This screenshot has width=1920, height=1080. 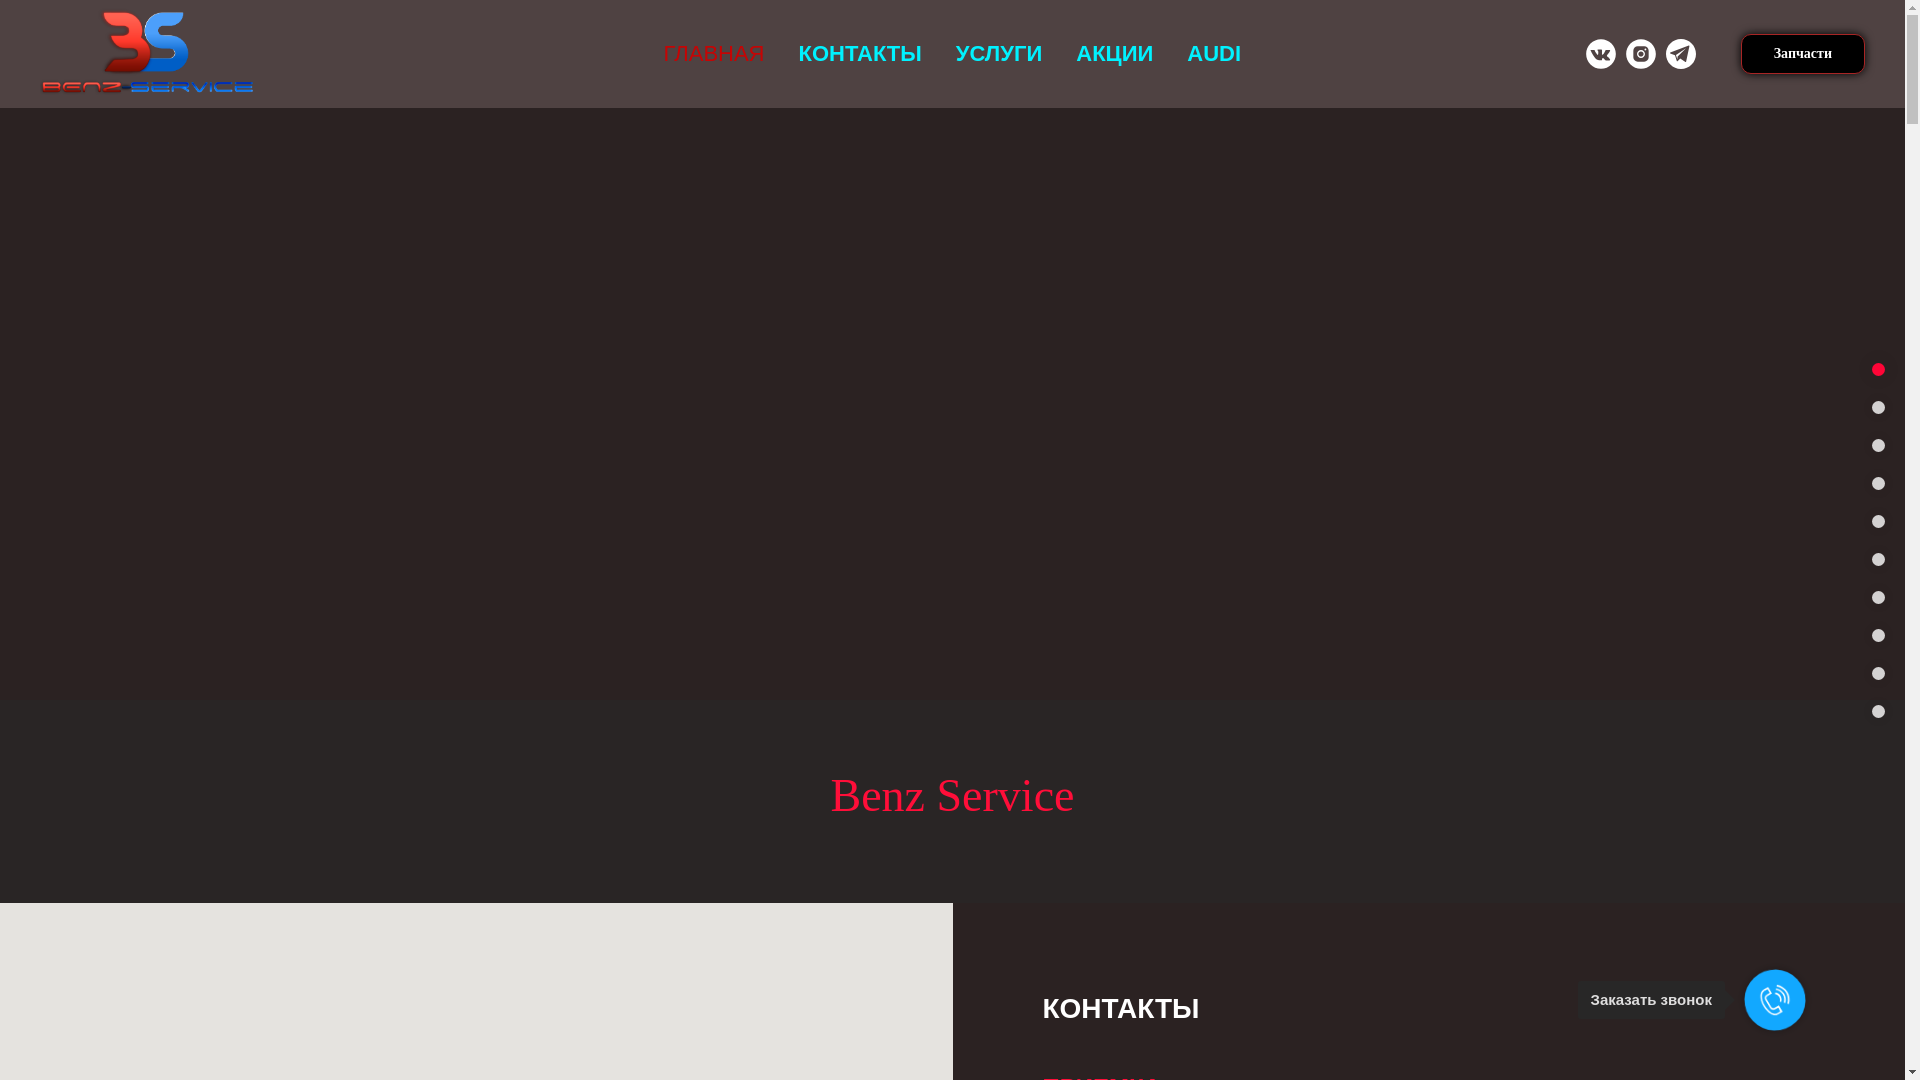 I want to click on 'Telegram', so click(x=1680, y=53).